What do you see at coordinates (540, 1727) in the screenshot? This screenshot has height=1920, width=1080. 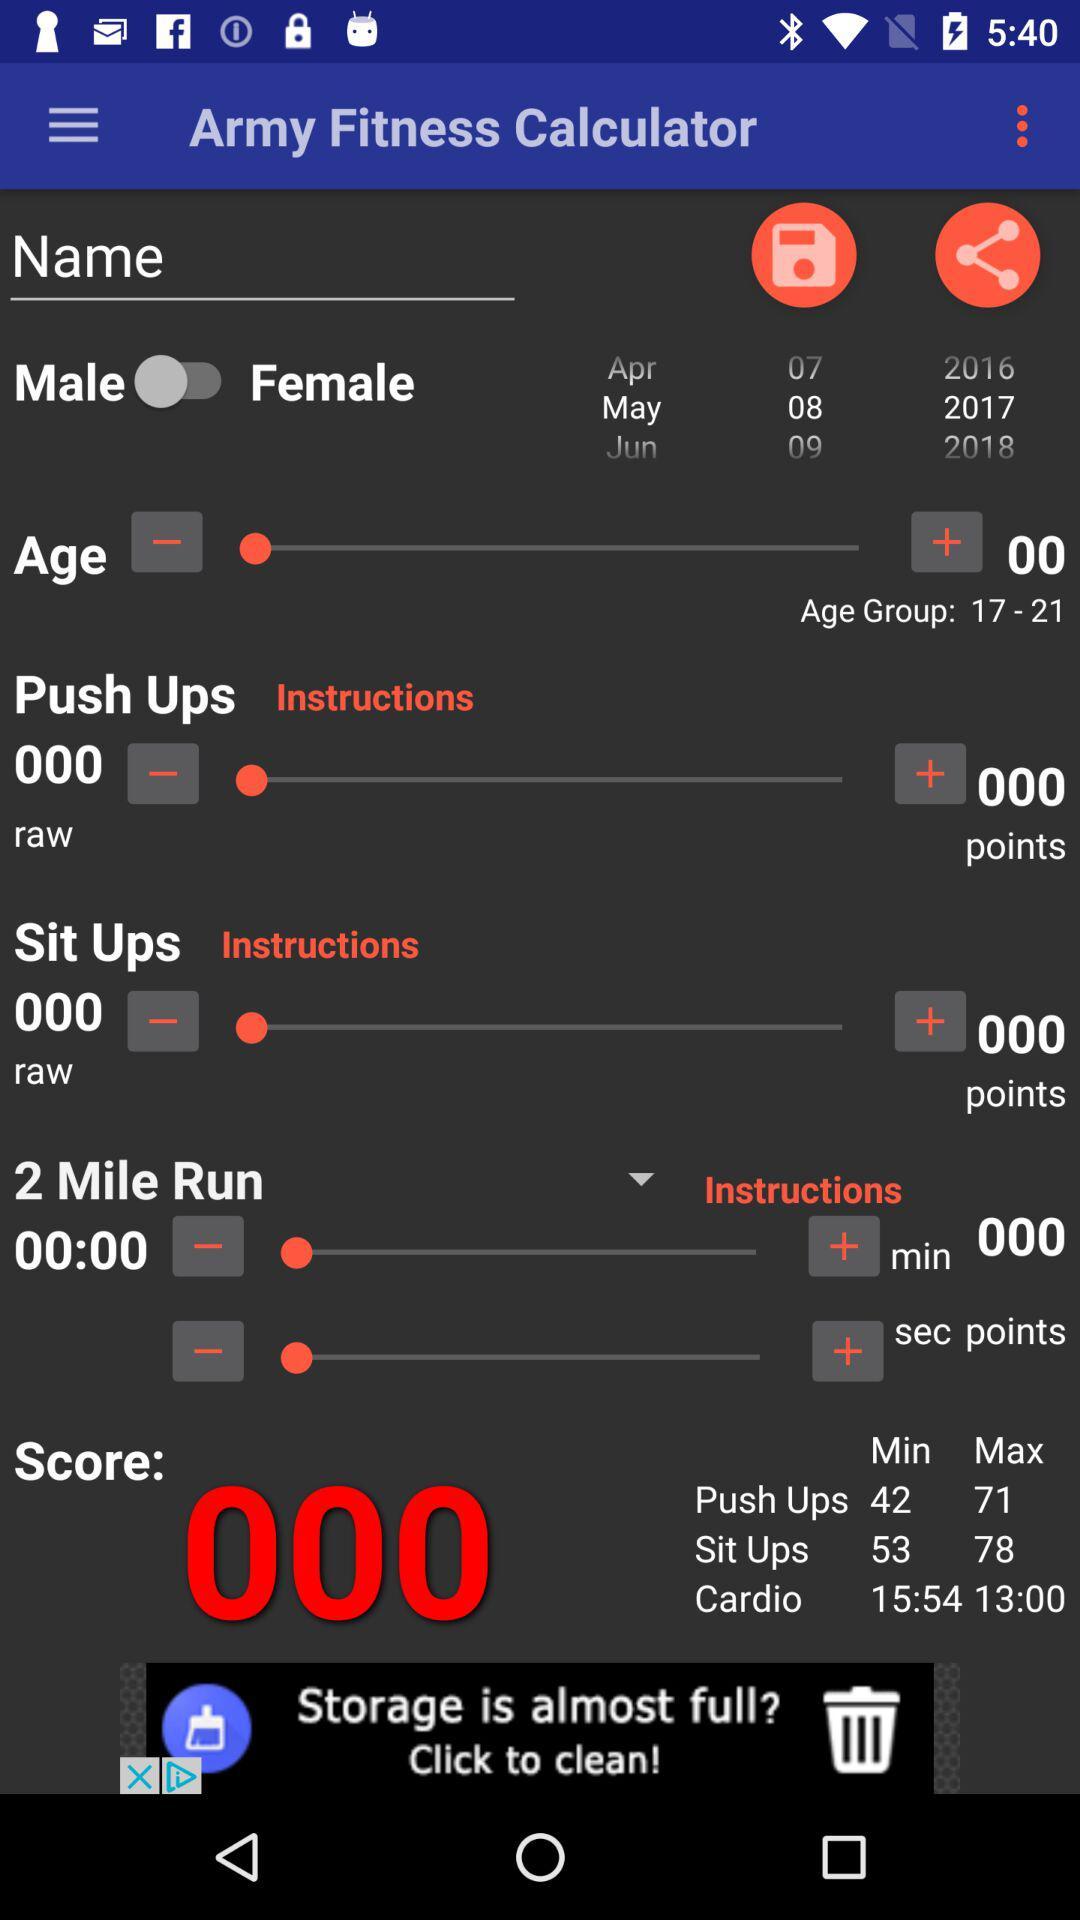 I see `open advertisement` at bounding box center [540, 1727].